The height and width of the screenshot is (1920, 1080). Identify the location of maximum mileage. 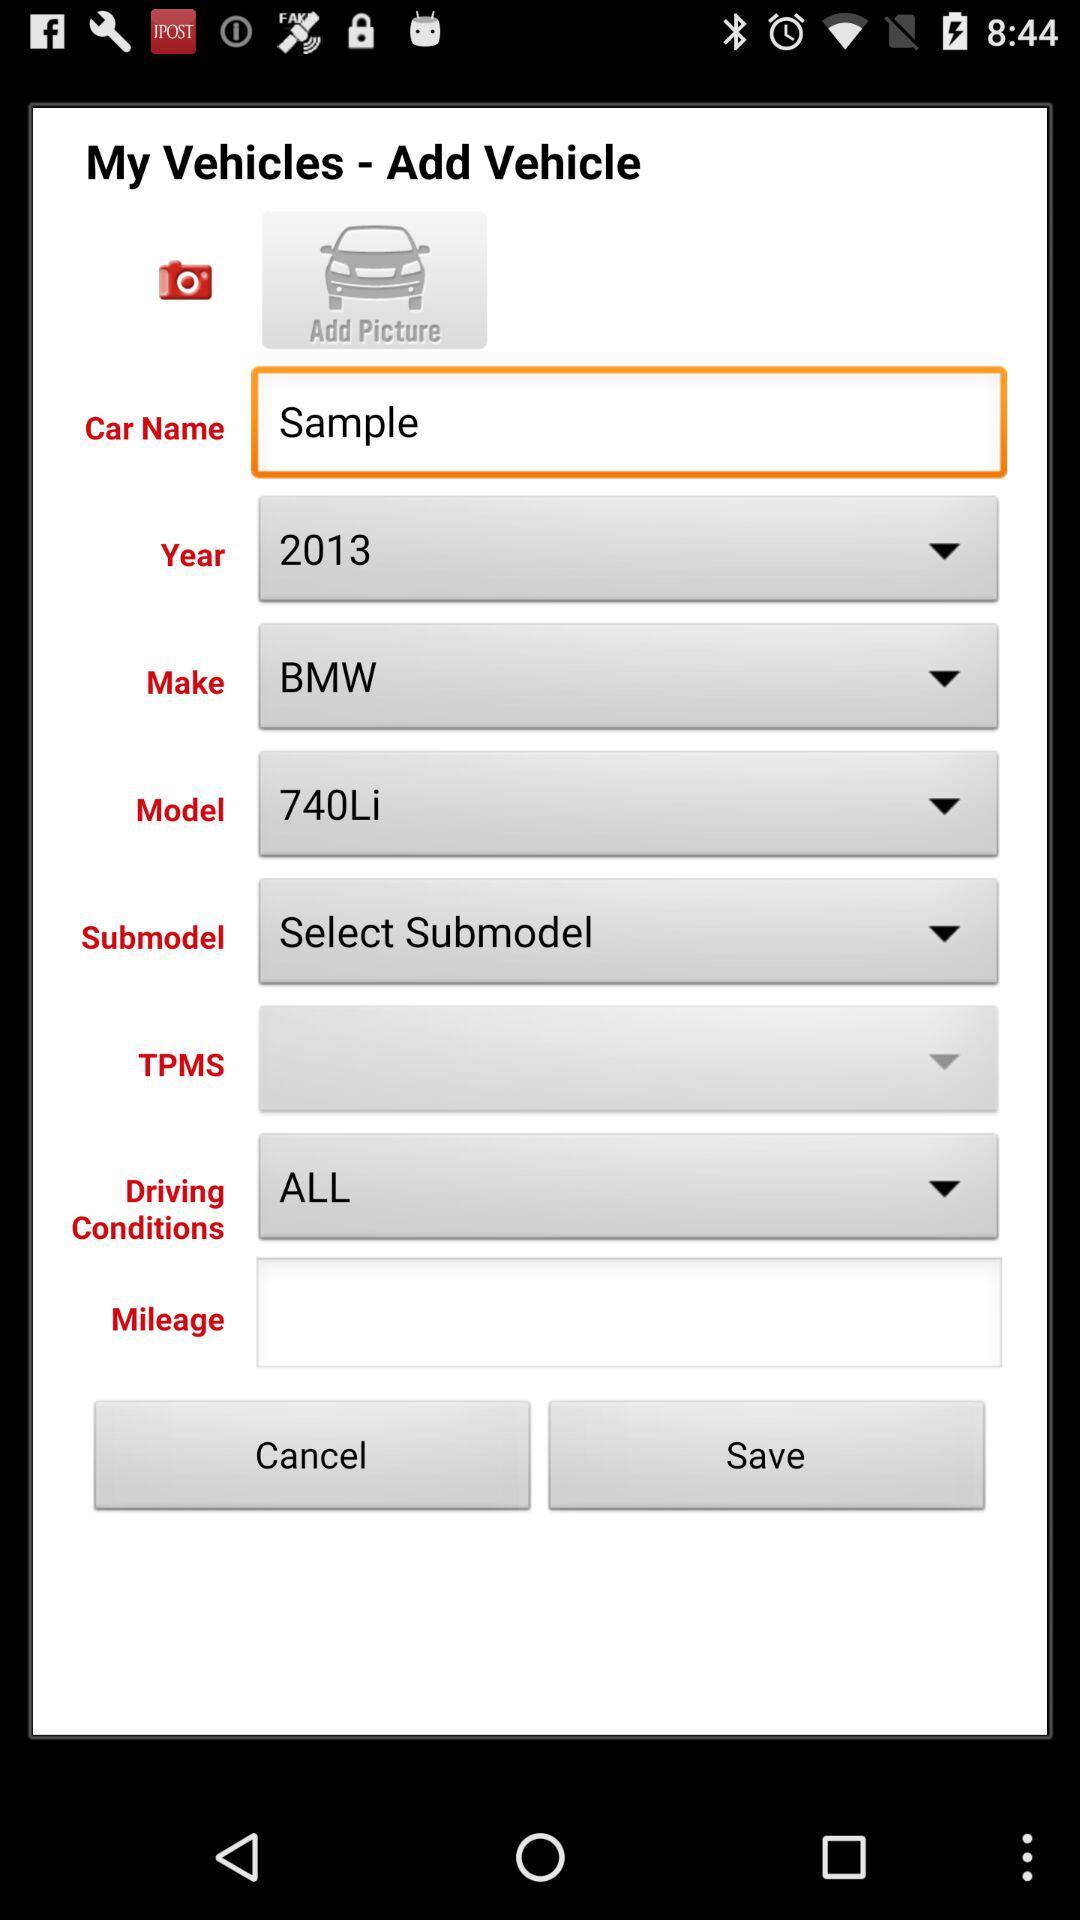
(628, 1318).